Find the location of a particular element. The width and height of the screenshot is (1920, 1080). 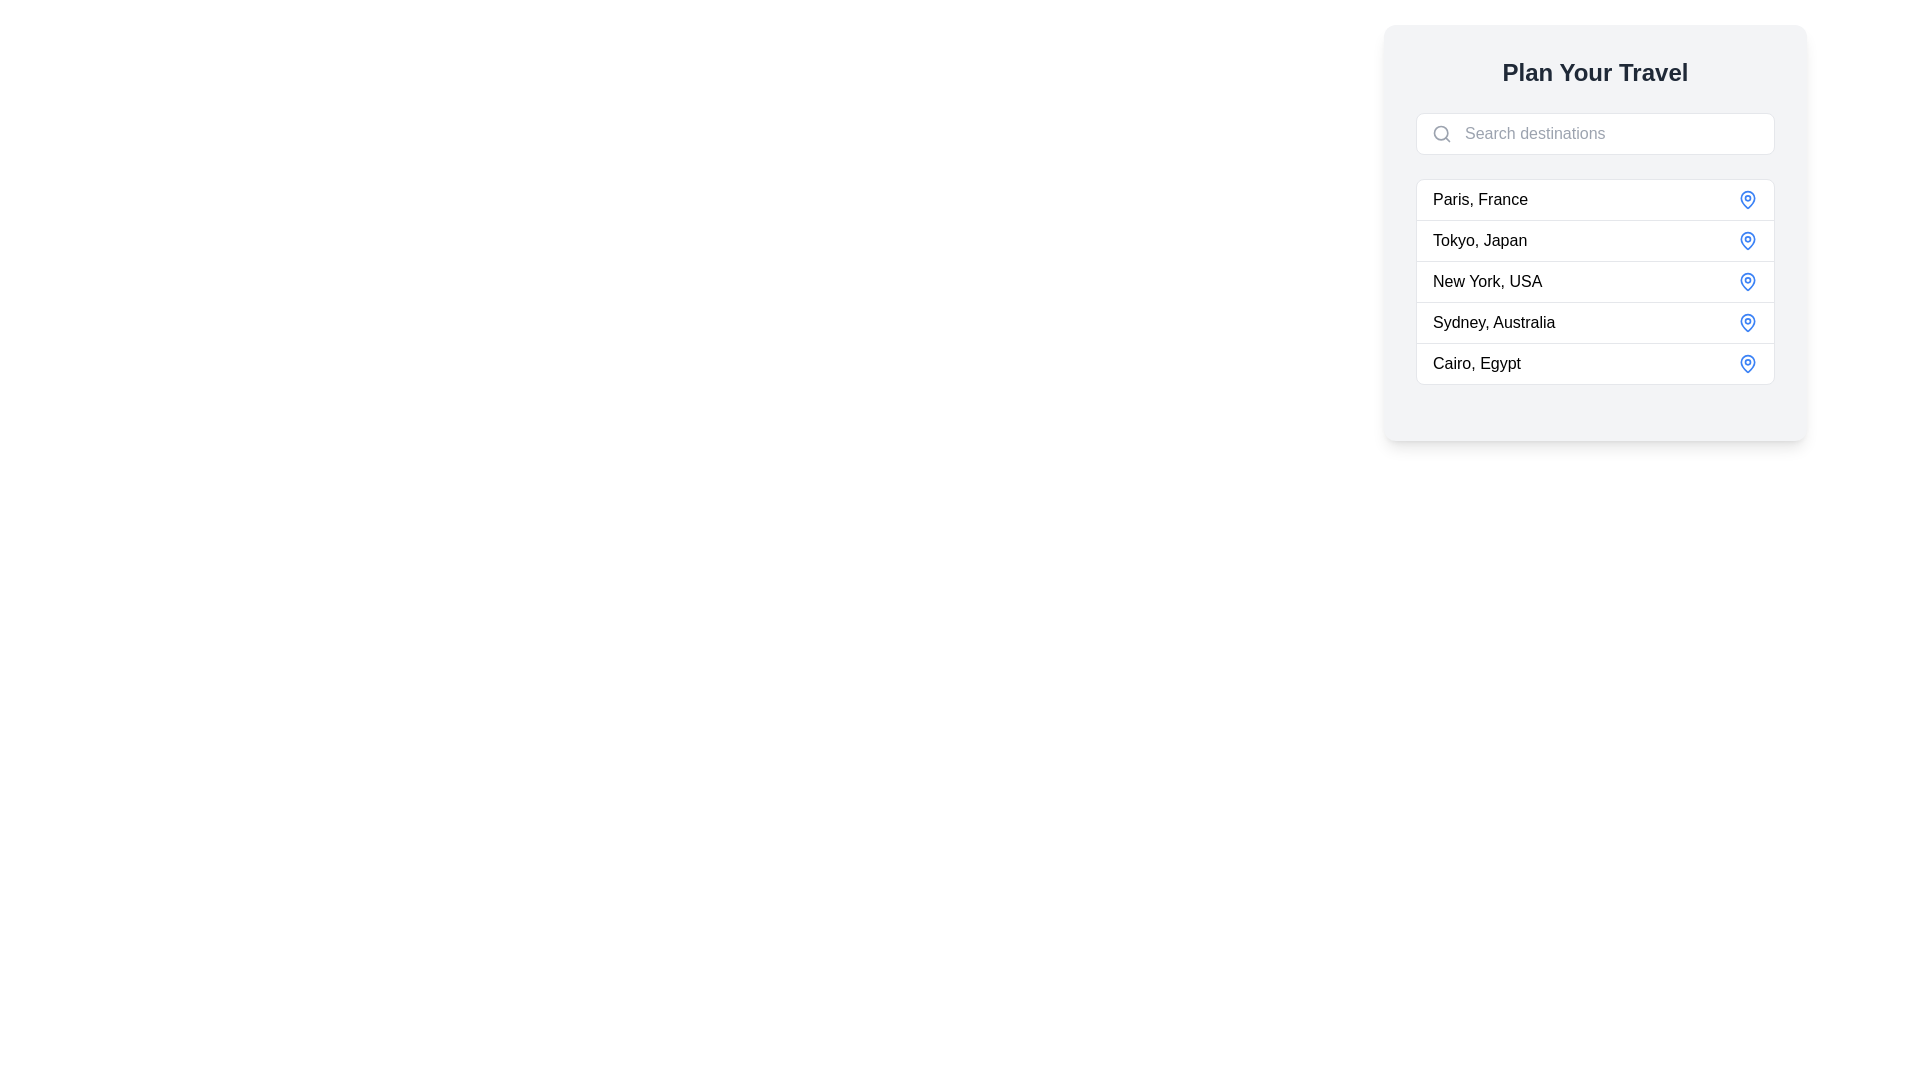

the blue pin-shaped icon located to the right of 'Cairo, Egypt' in the destination list is located at coordinates (1746, 362).